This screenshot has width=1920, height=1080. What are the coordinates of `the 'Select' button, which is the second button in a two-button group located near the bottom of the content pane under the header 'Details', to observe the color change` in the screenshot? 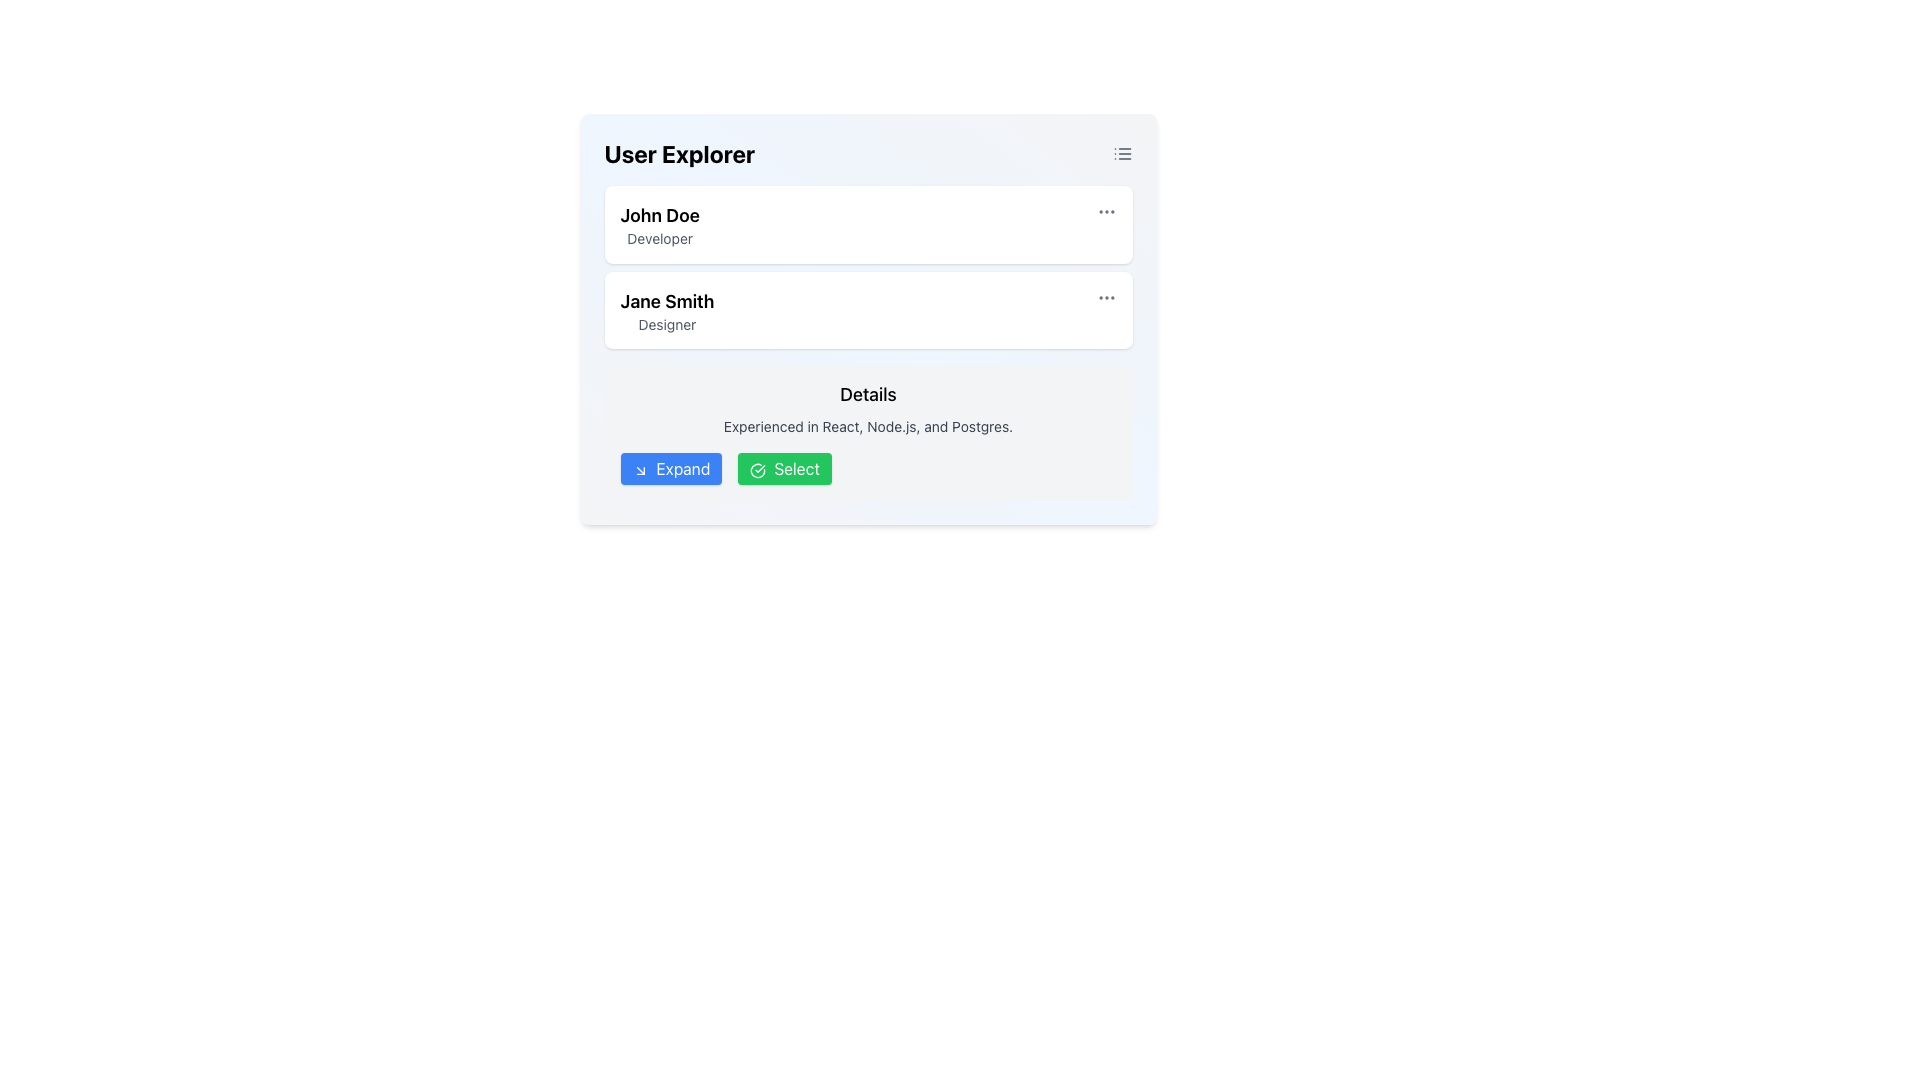 It's located at (784, 469).